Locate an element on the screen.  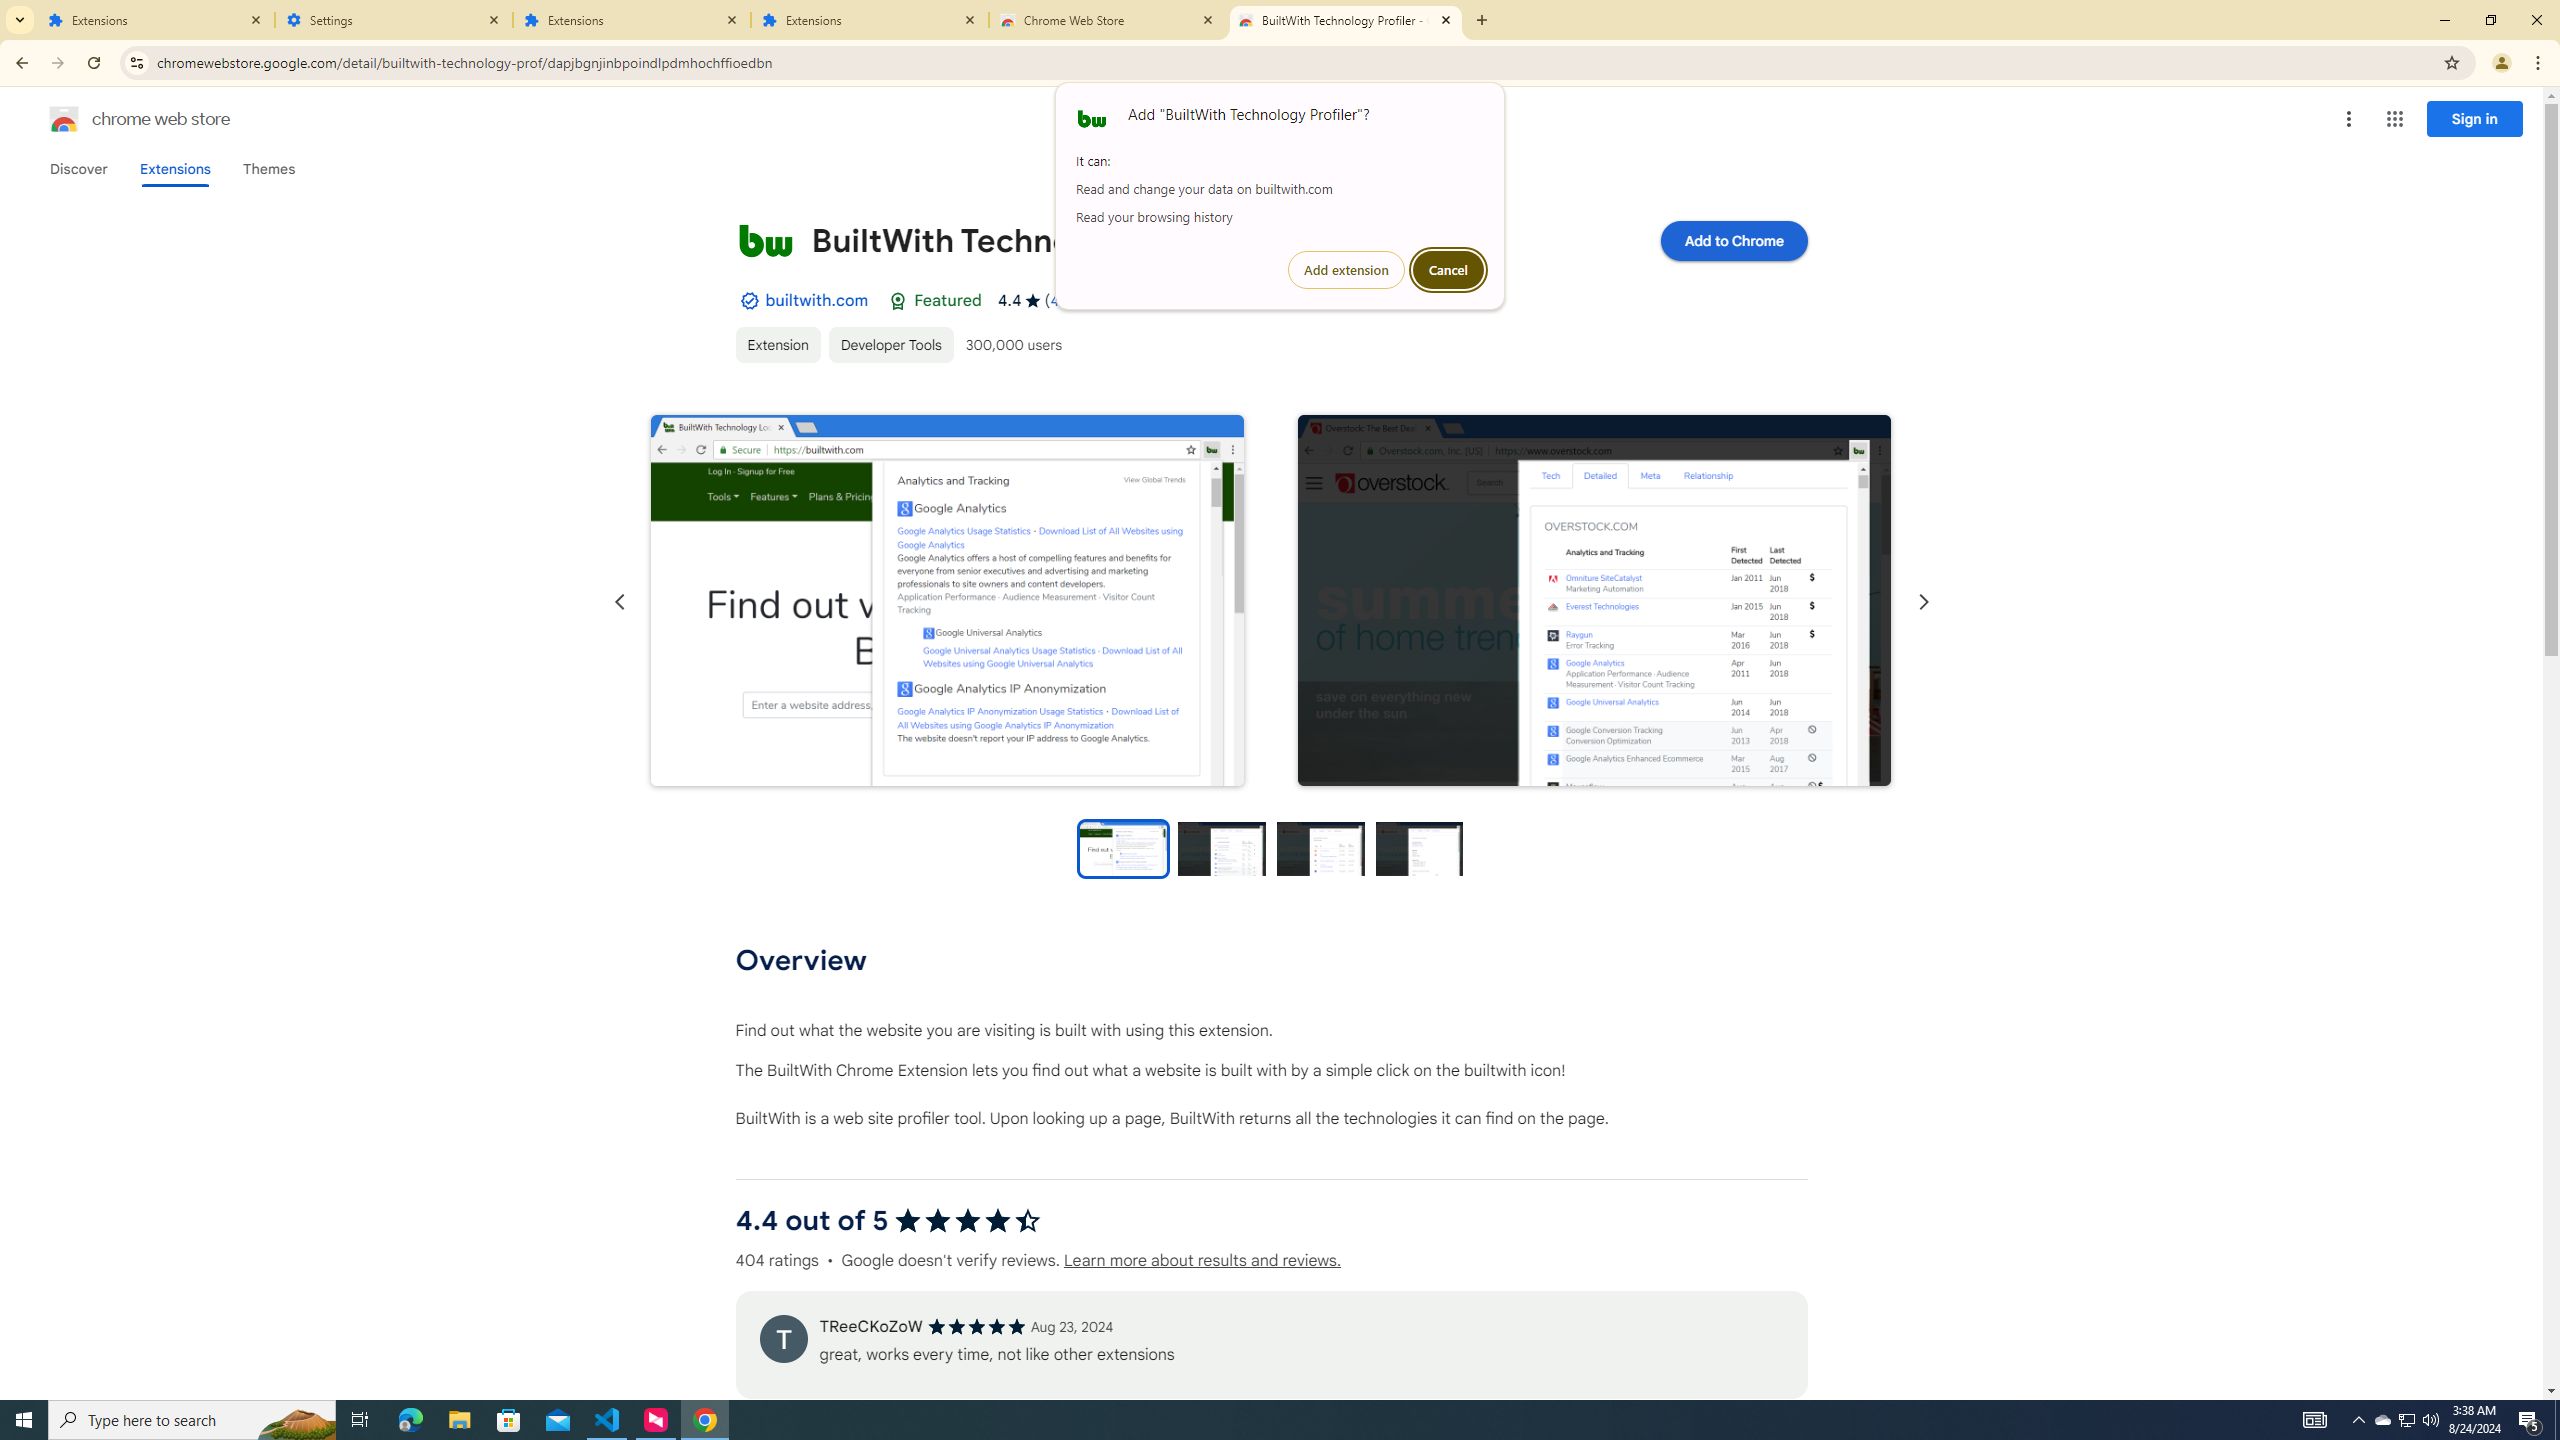
'User Promoted Notification Area' is located at coordinates (2405, 1418).